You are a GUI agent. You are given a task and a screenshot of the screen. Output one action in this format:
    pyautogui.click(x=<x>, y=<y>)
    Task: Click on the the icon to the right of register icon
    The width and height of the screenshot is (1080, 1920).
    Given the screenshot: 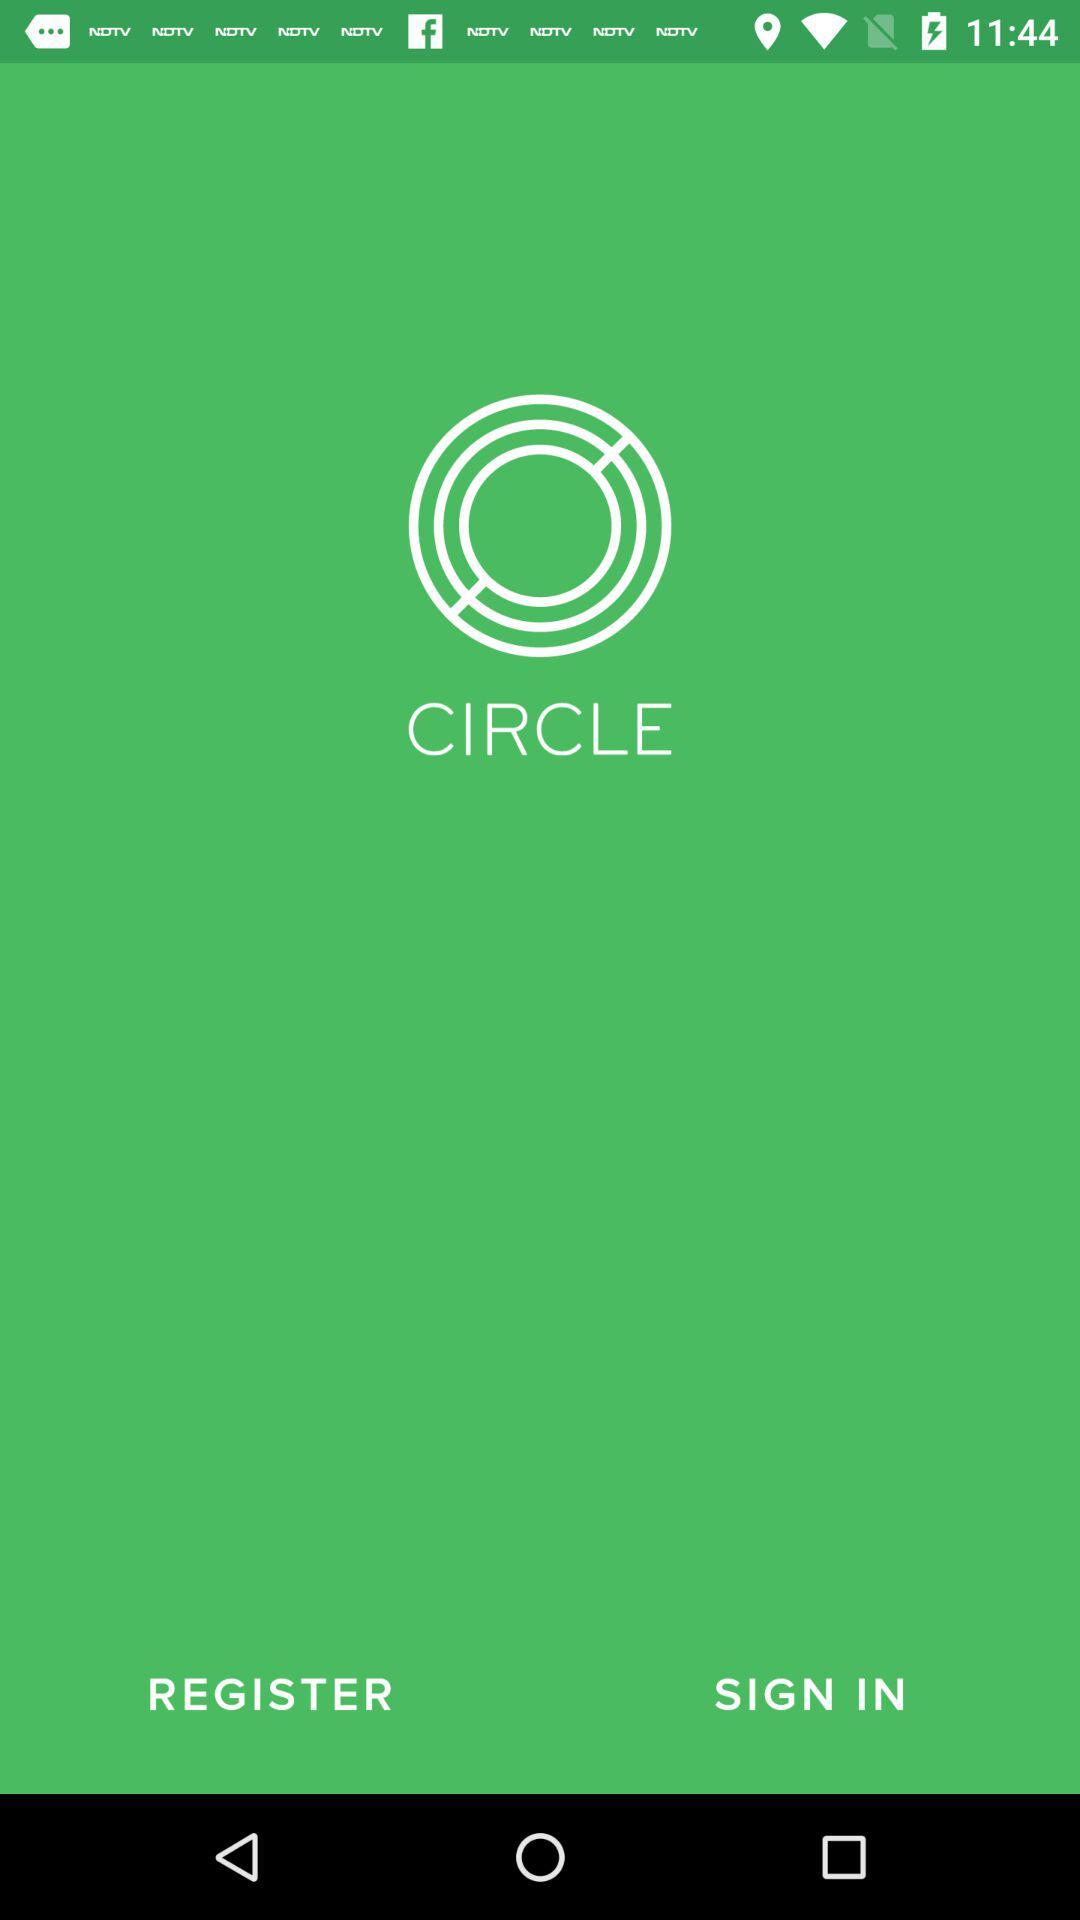 What is the action you would take?
    pyautogui.click(x=810, y=1694)
    